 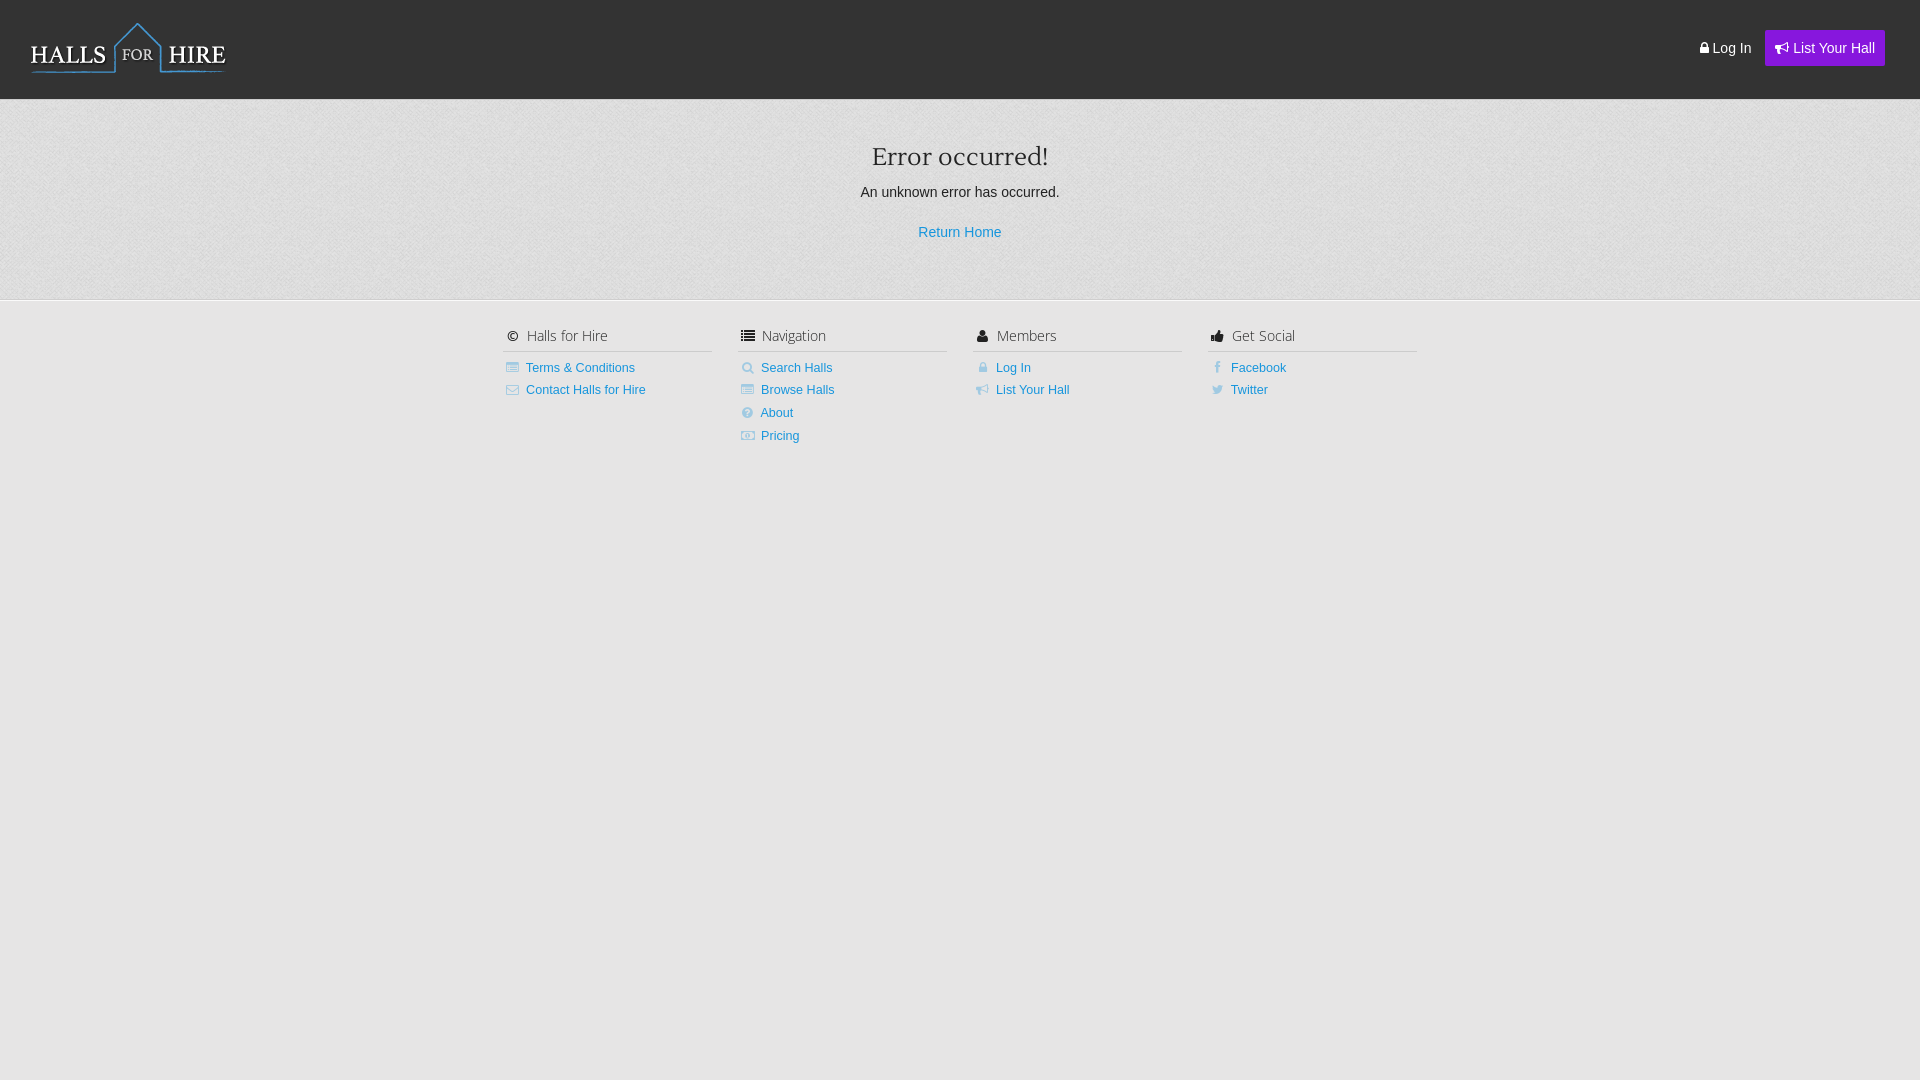 I want to click on 'Browse Halls', so click(x=843, y=390).